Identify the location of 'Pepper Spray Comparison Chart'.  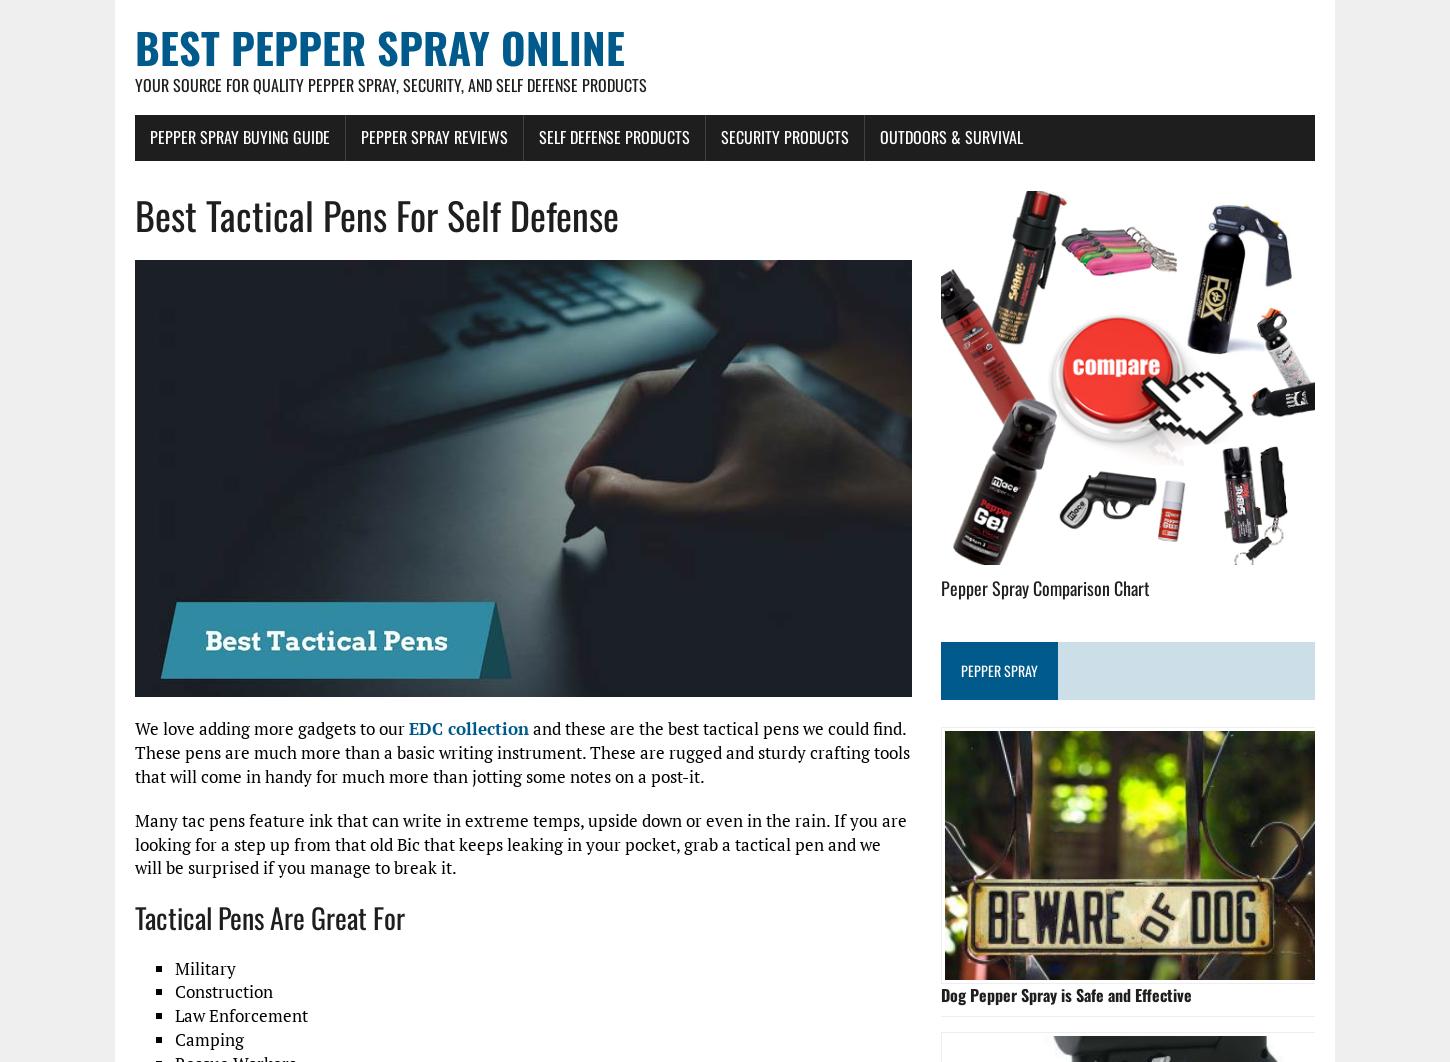
(1045, 586).